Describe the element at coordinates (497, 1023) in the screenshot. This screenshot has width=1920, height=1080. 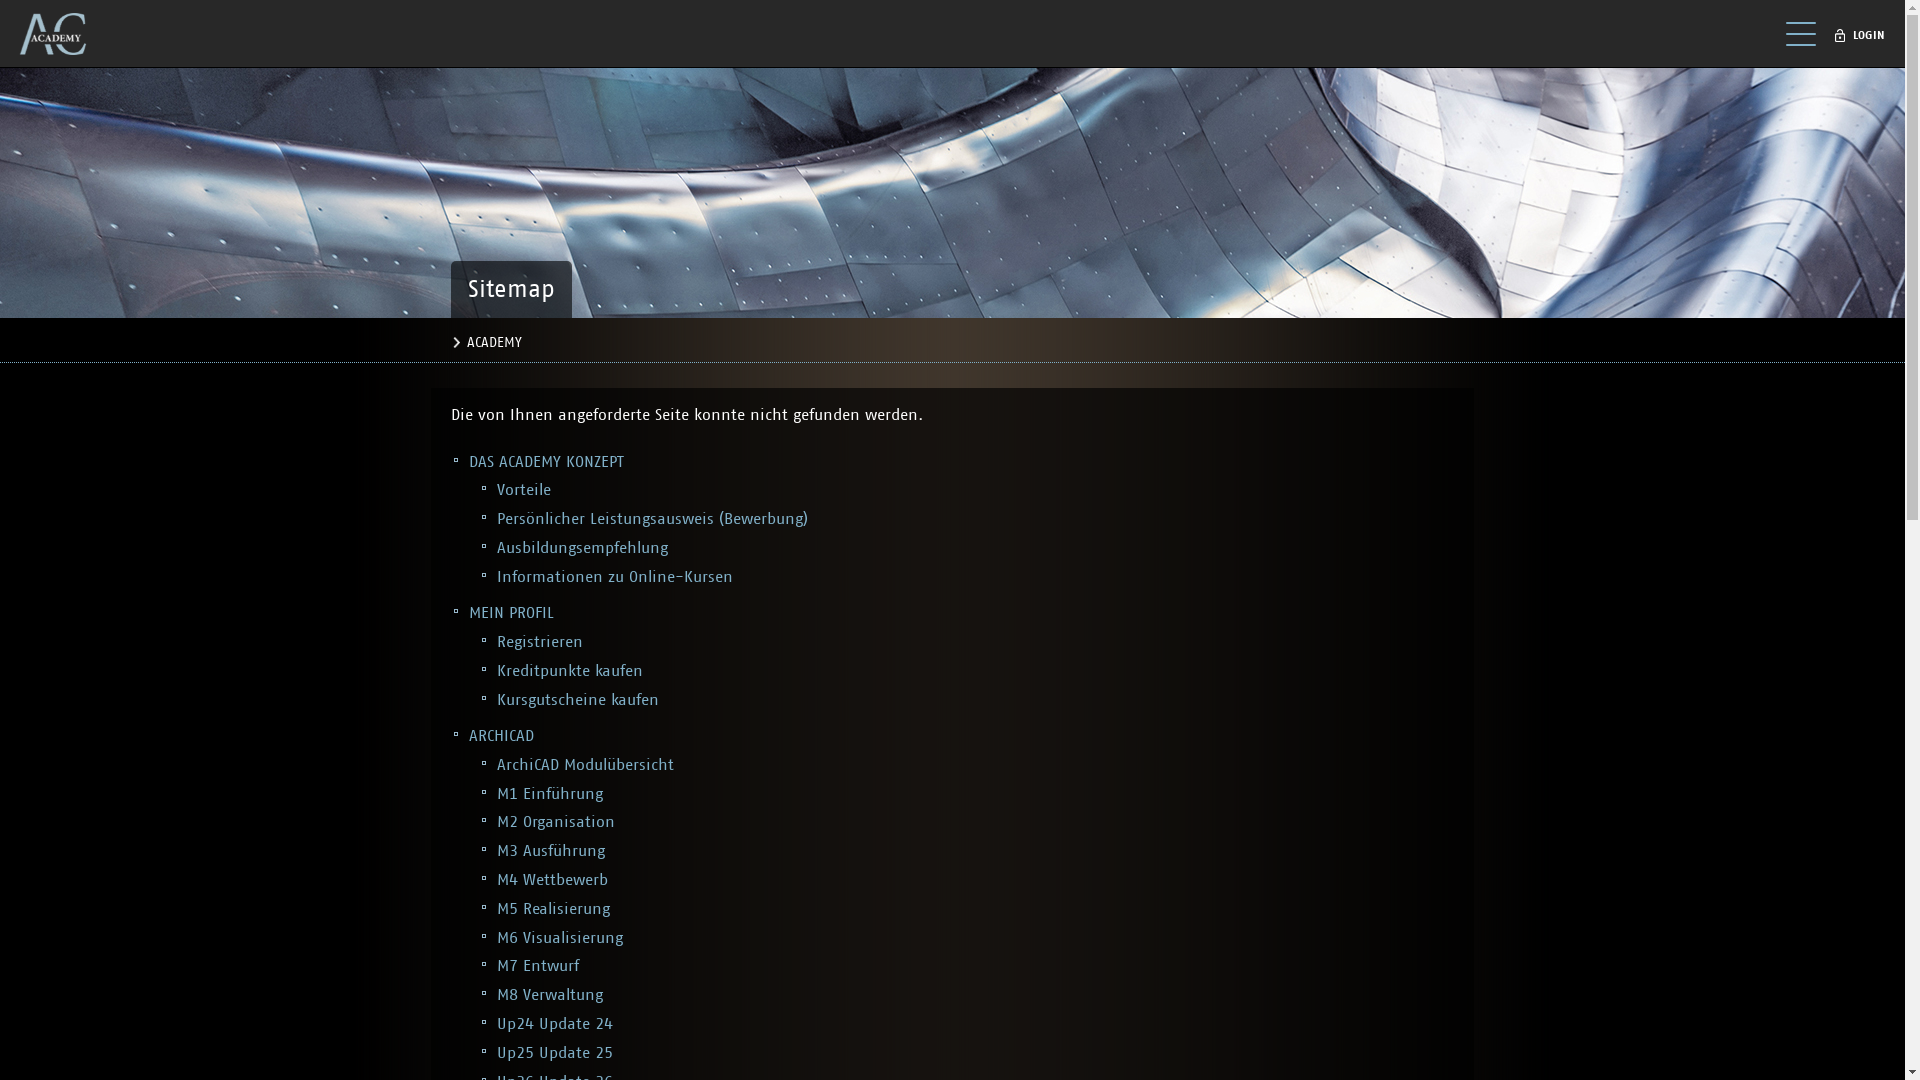
I see `'Up24 Update 24'` at that location.